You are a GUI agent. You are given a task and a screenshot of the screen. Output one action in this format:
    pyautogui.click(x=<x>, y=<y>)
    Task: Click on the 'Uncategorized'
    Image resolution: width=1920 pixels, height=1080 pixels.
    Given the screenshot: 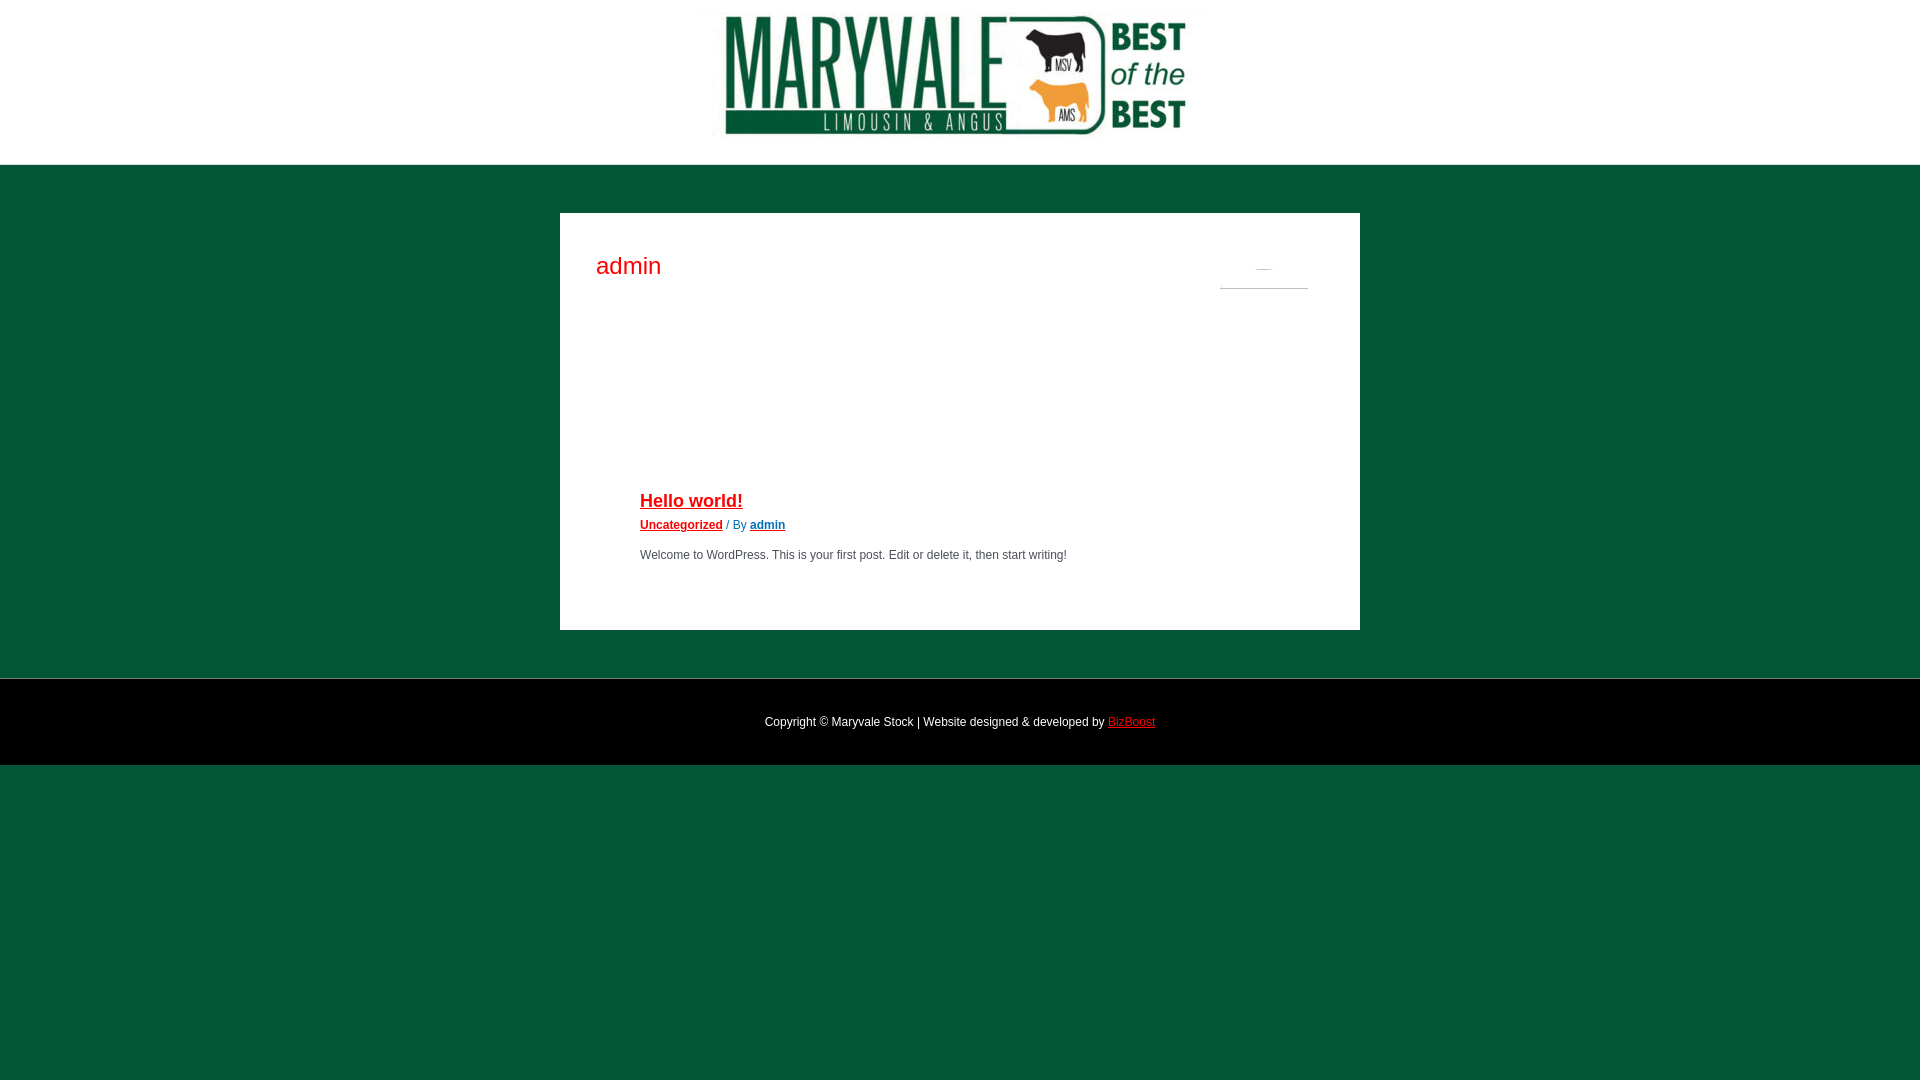 What is the action you would take?
    pyautogui.click(x=681, y=523)
    